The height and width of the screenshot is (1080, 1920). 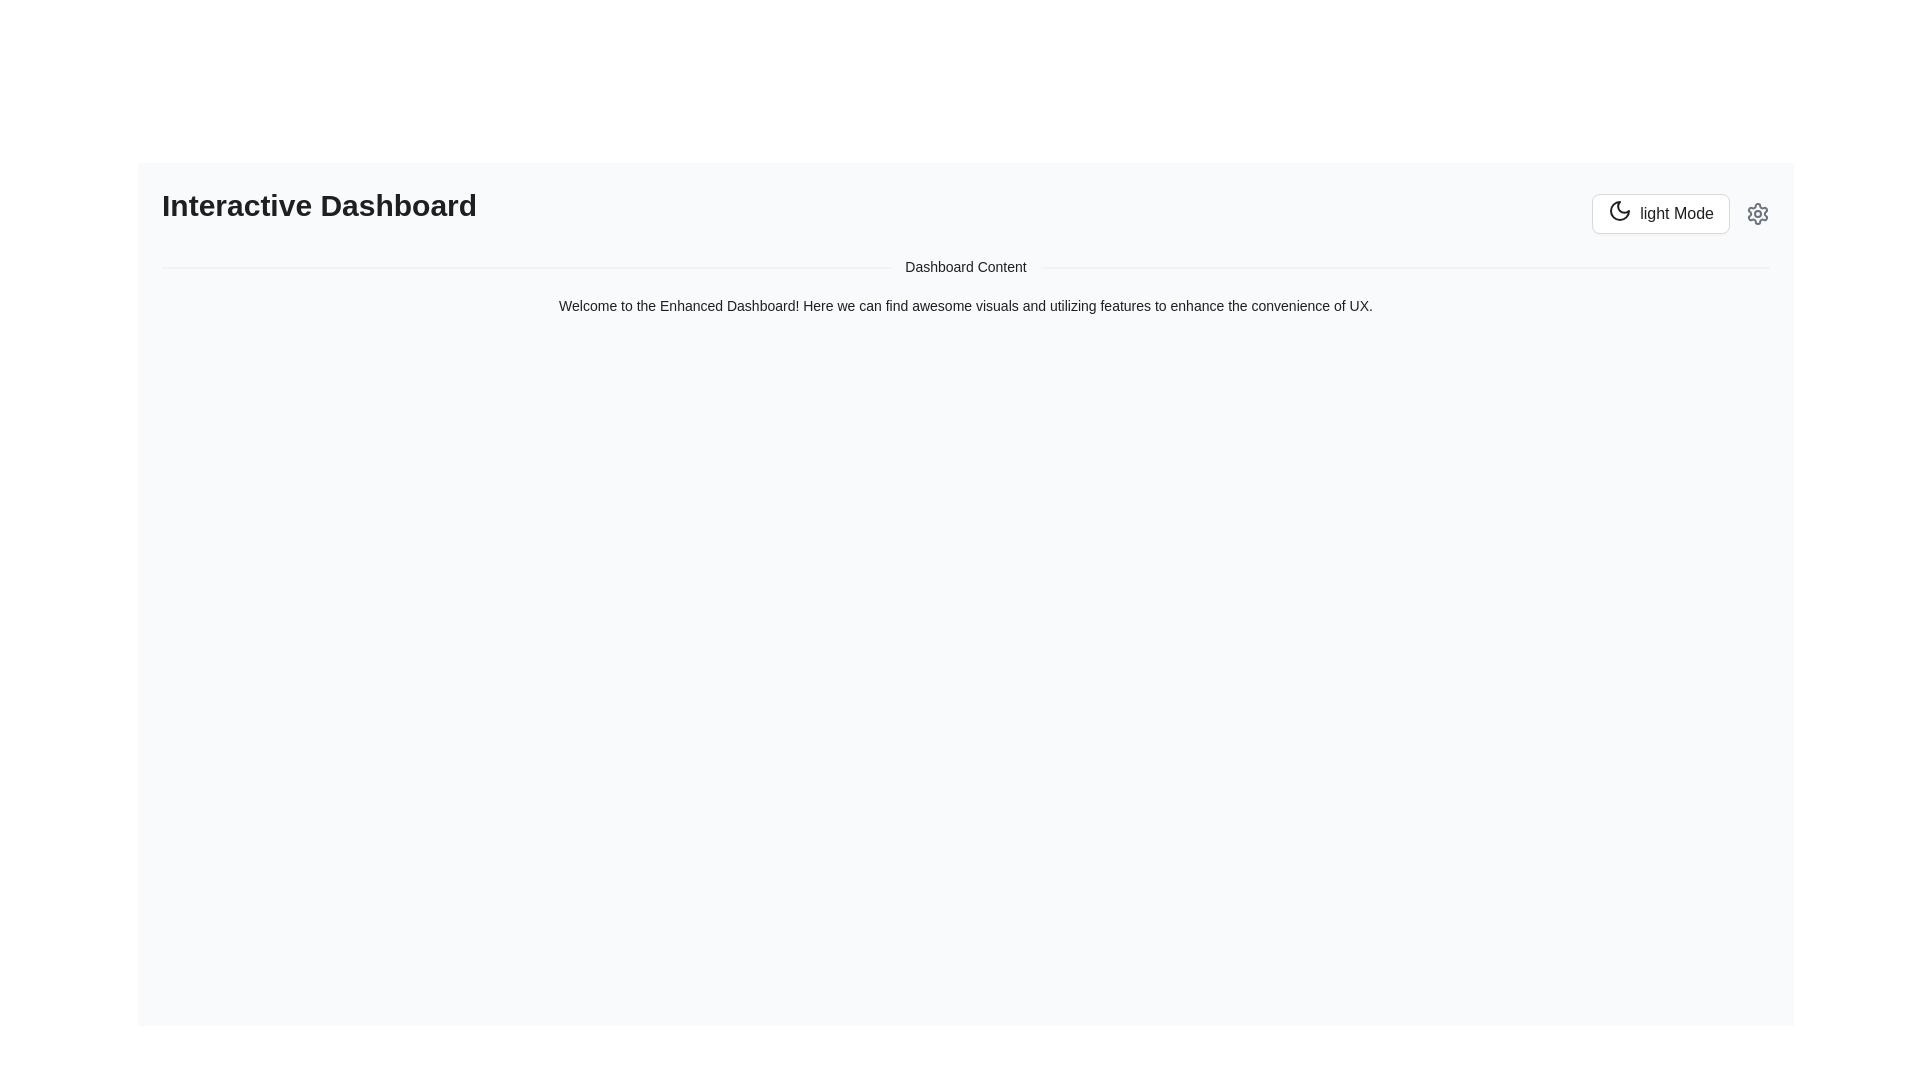 What do you see at coordinates (965, 305) in the screenshot?
I see `the welcome message label that introduces users to the dashboard's features, located centrally within the 'Dashboard Content' section` at bounding box center [965, 305].